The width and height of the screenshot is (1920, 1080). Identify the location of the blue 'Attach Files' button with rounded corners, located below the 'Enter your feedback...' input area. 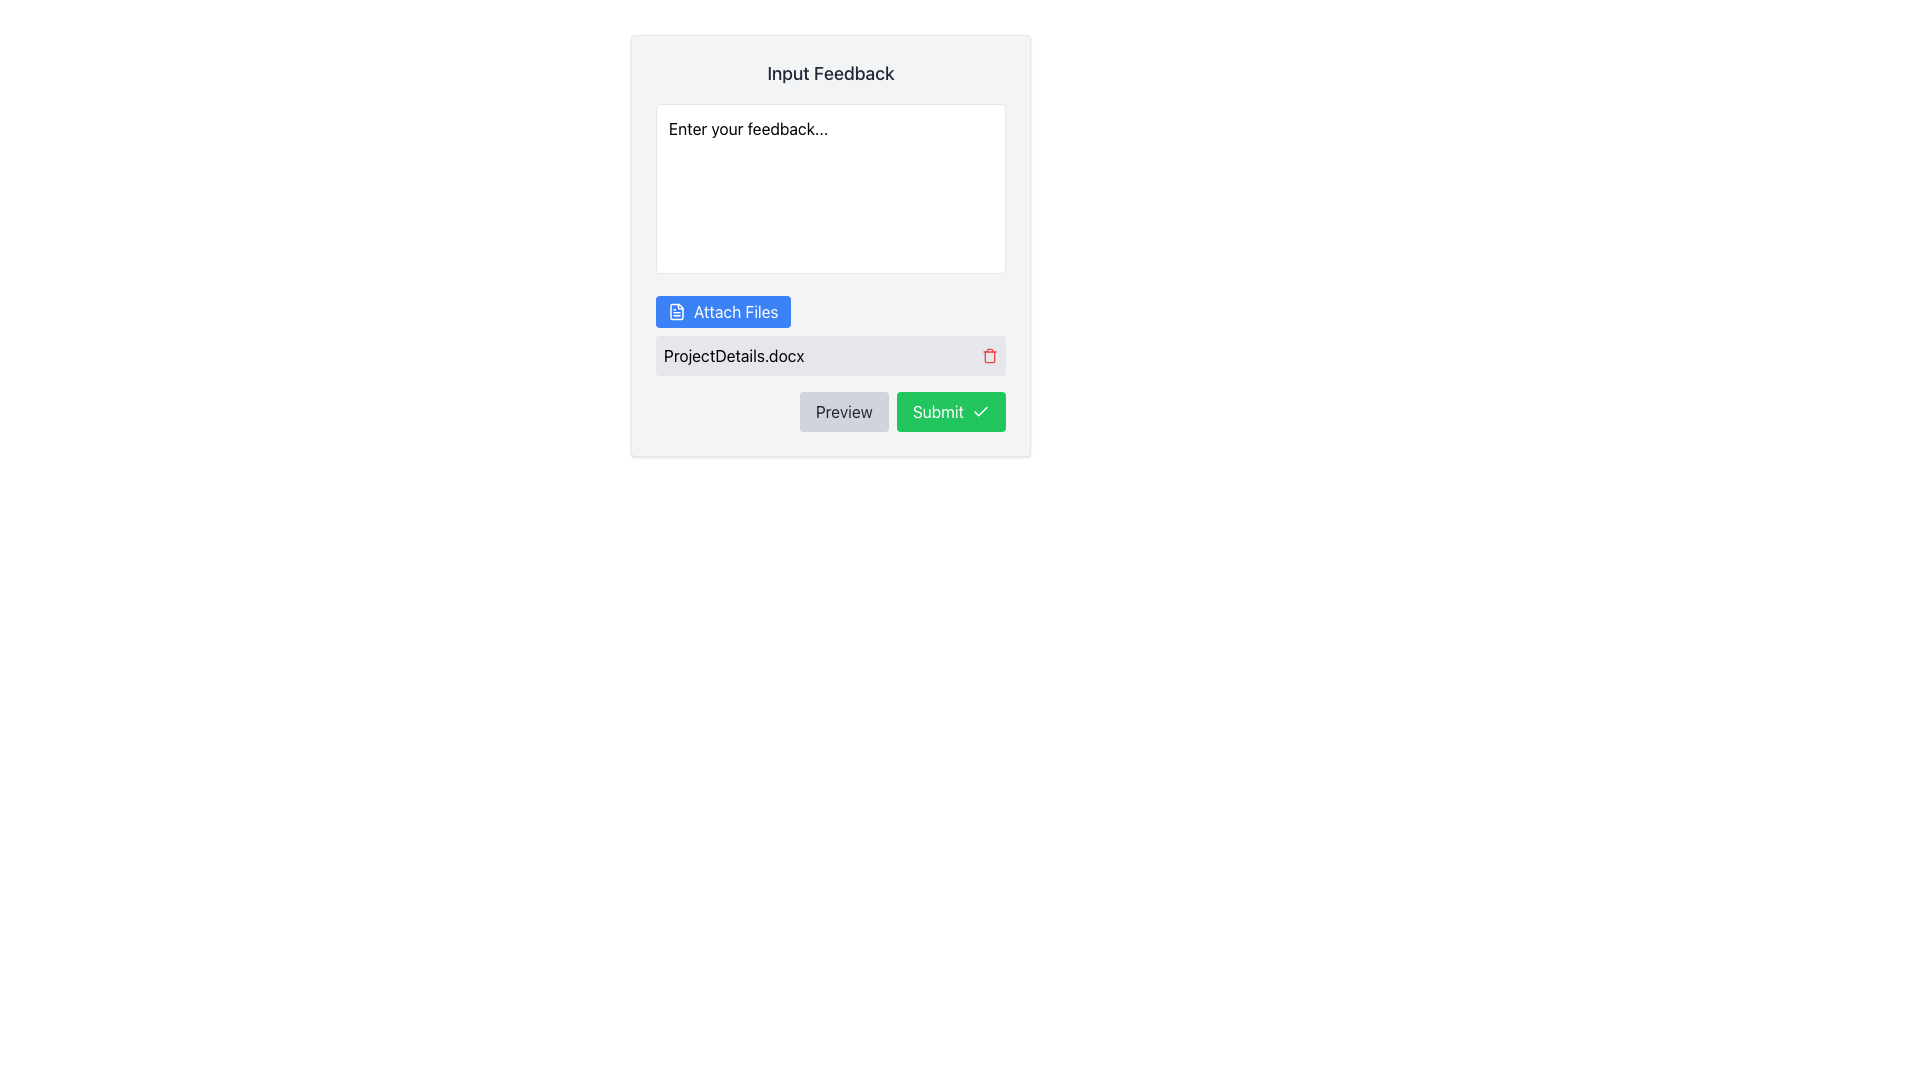
(722, 312).